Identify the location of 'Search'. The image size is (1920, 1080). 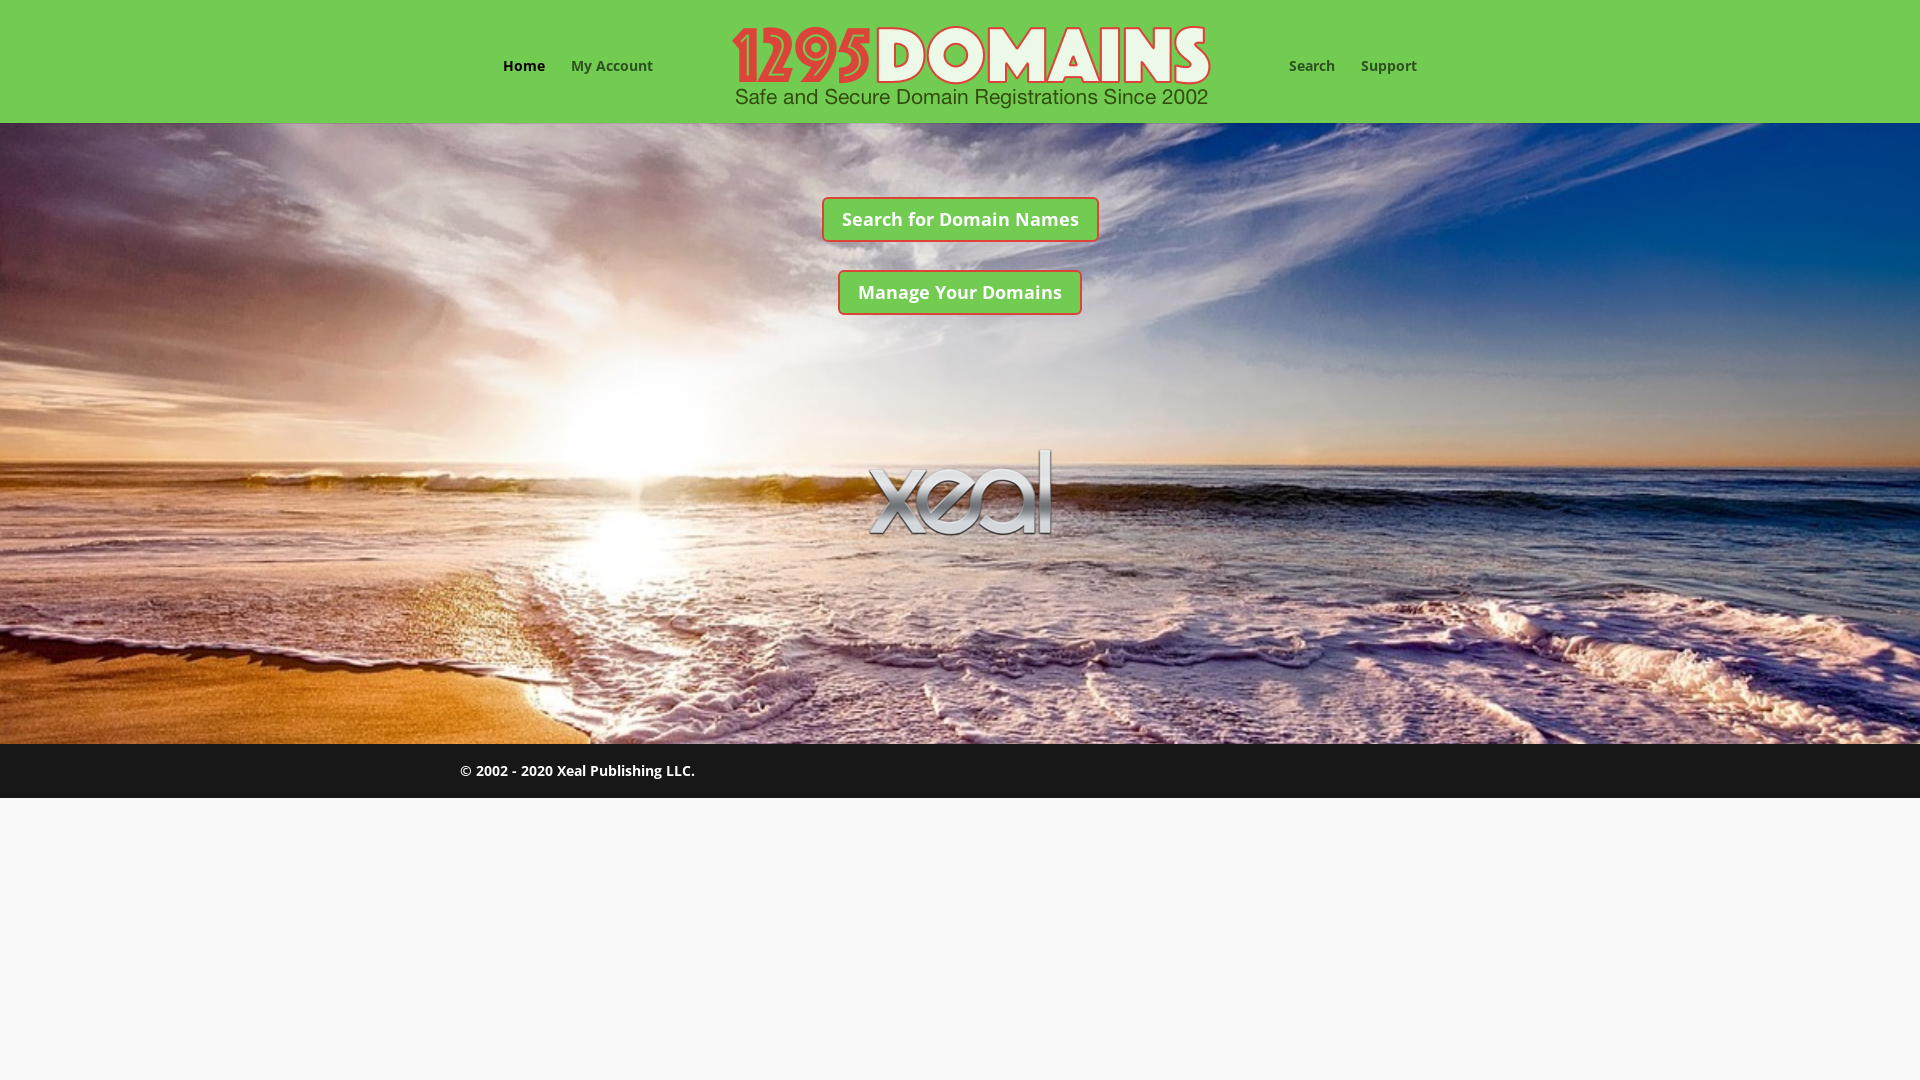
(1289, 91).